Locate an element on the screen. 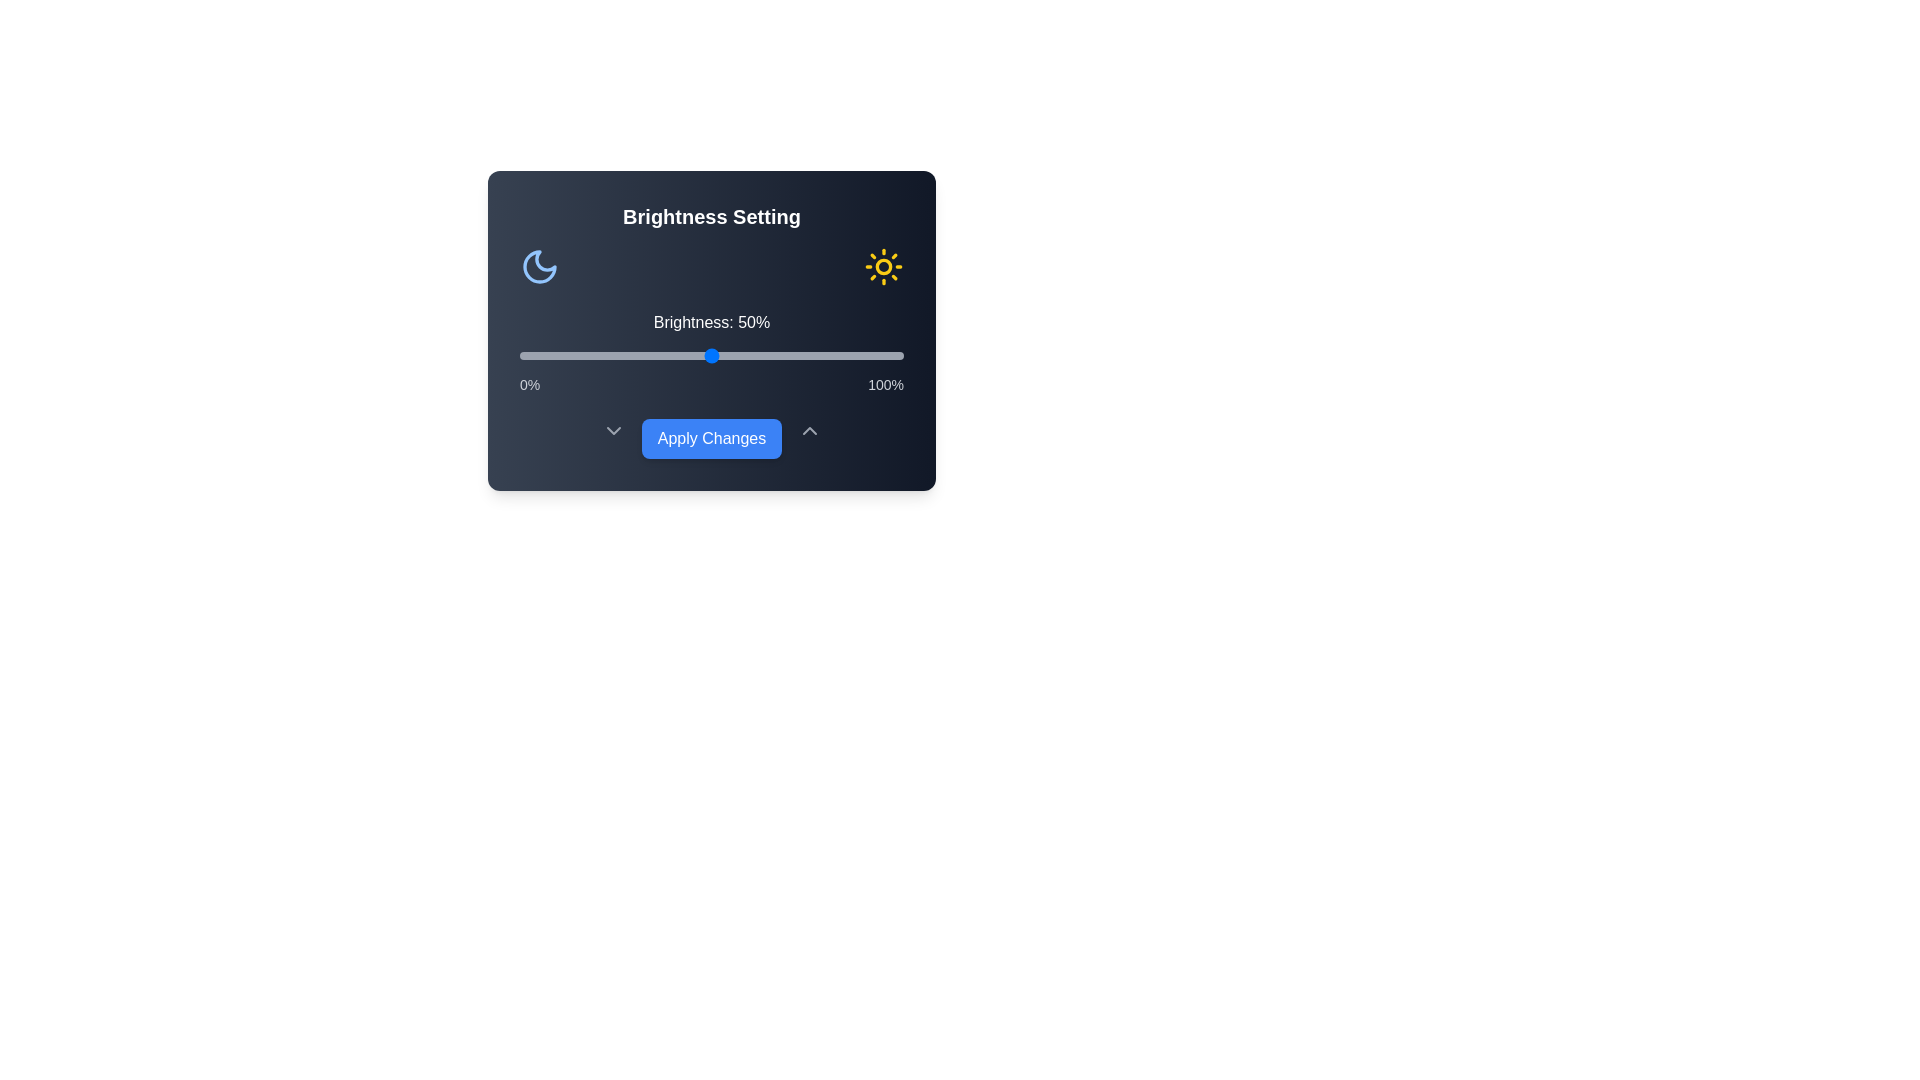  the 0% label to inspect for additional information is located at coordinates (529, 385).